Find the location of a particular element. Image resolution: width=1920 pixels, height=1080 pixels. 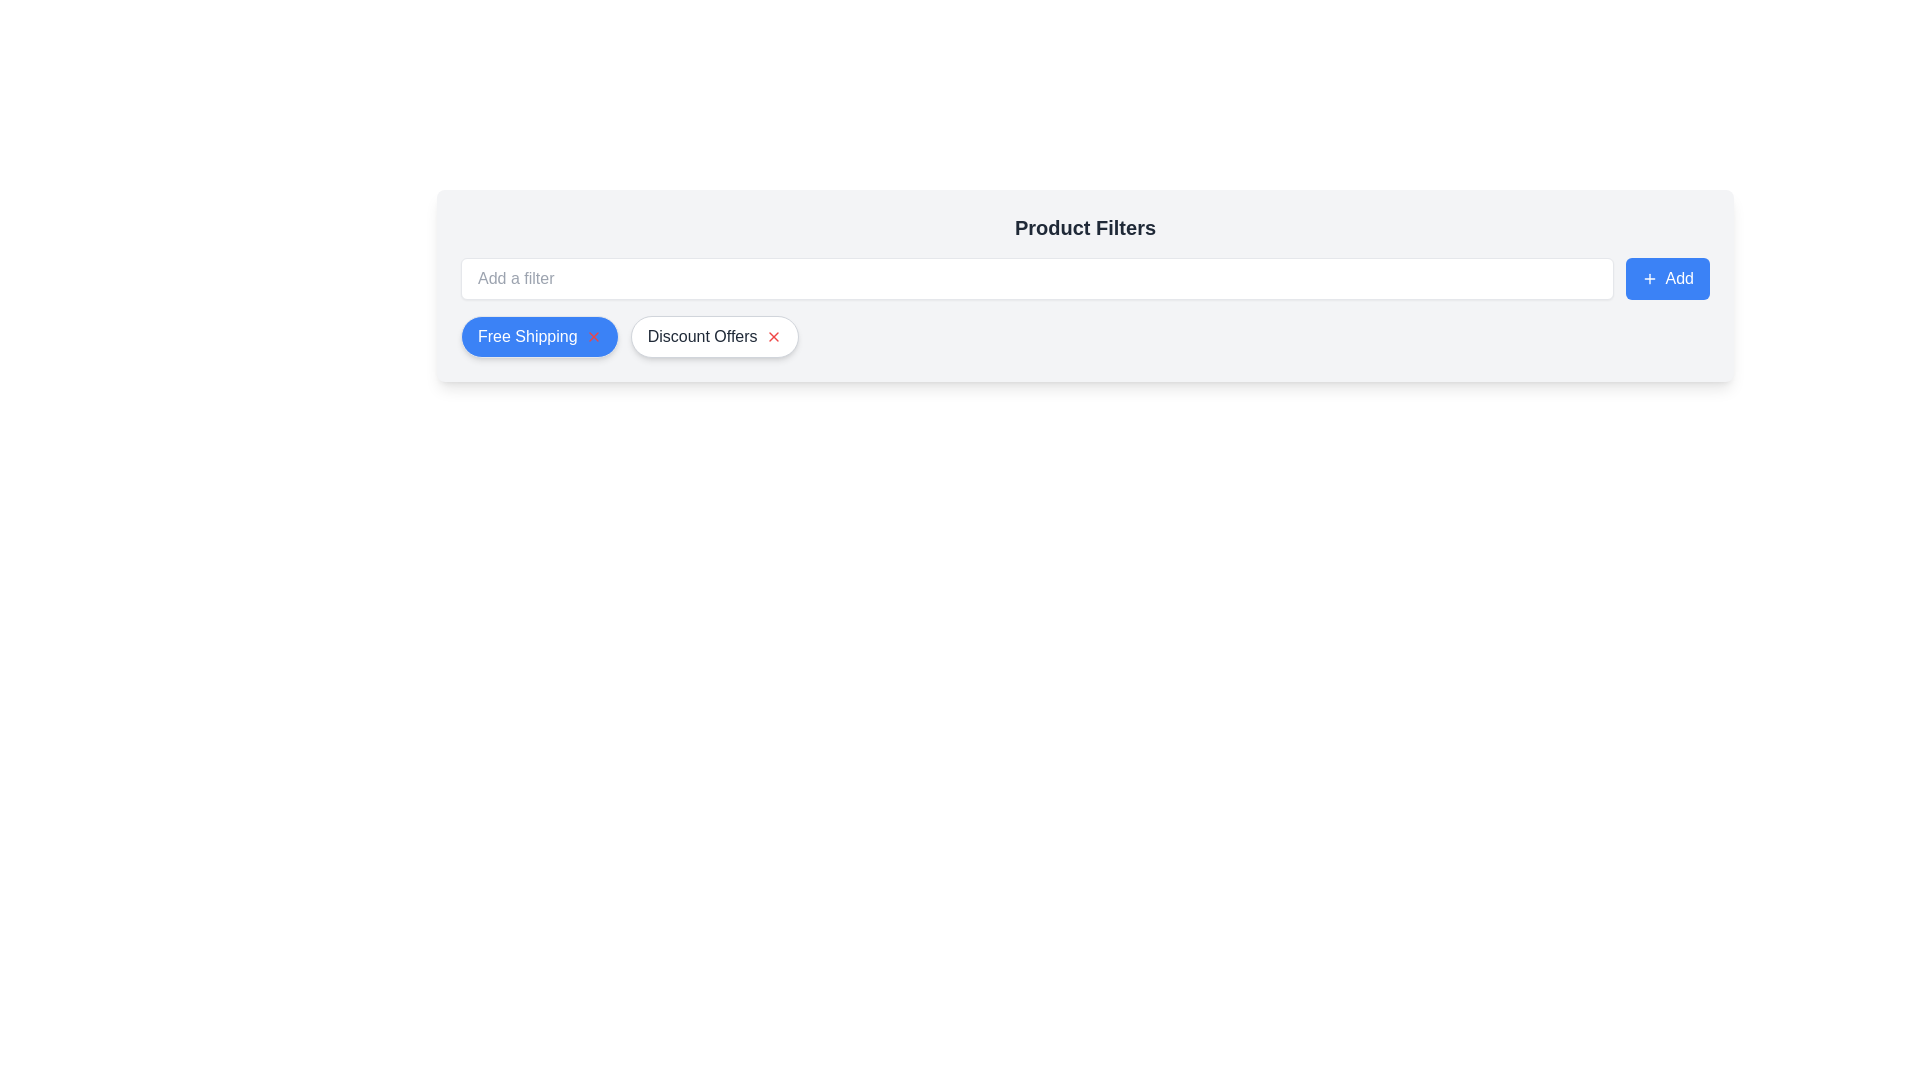

the close button located at the right end of the 'Free Shipping' button is located at coordinates (592, 335).